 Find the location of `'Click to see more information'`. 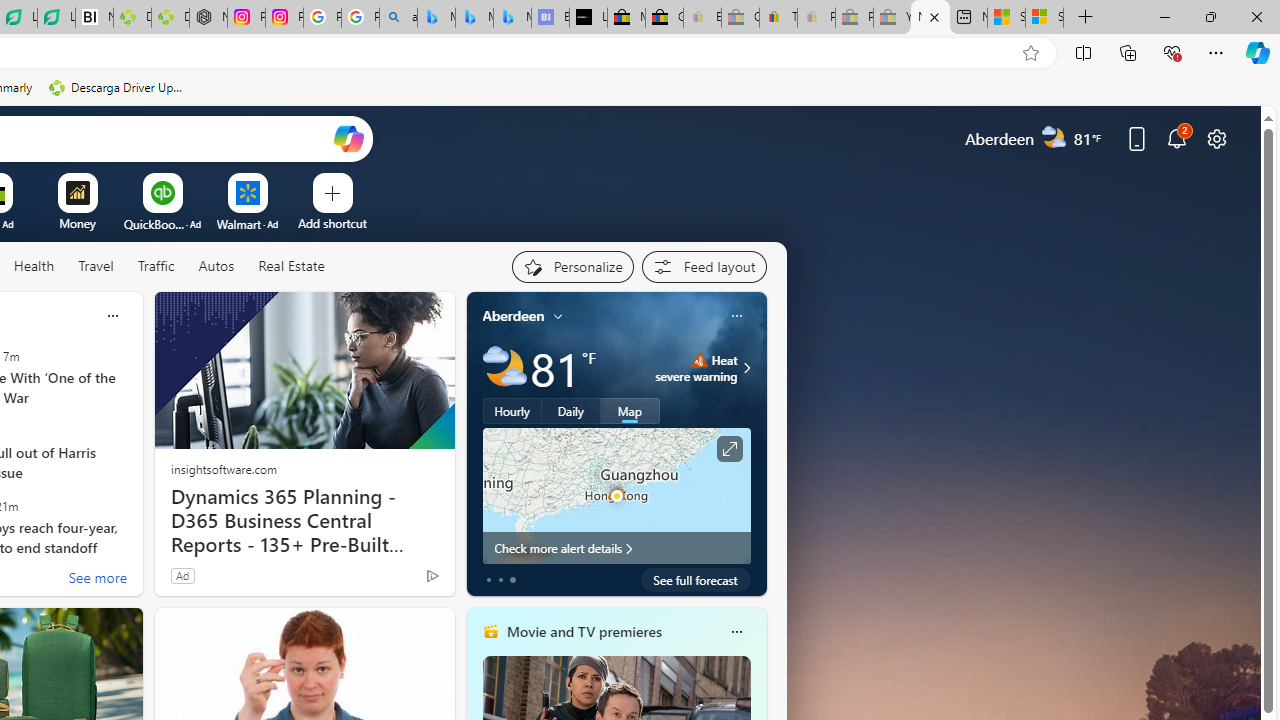

'Click to see more information' is located at coordinates (727, 448).